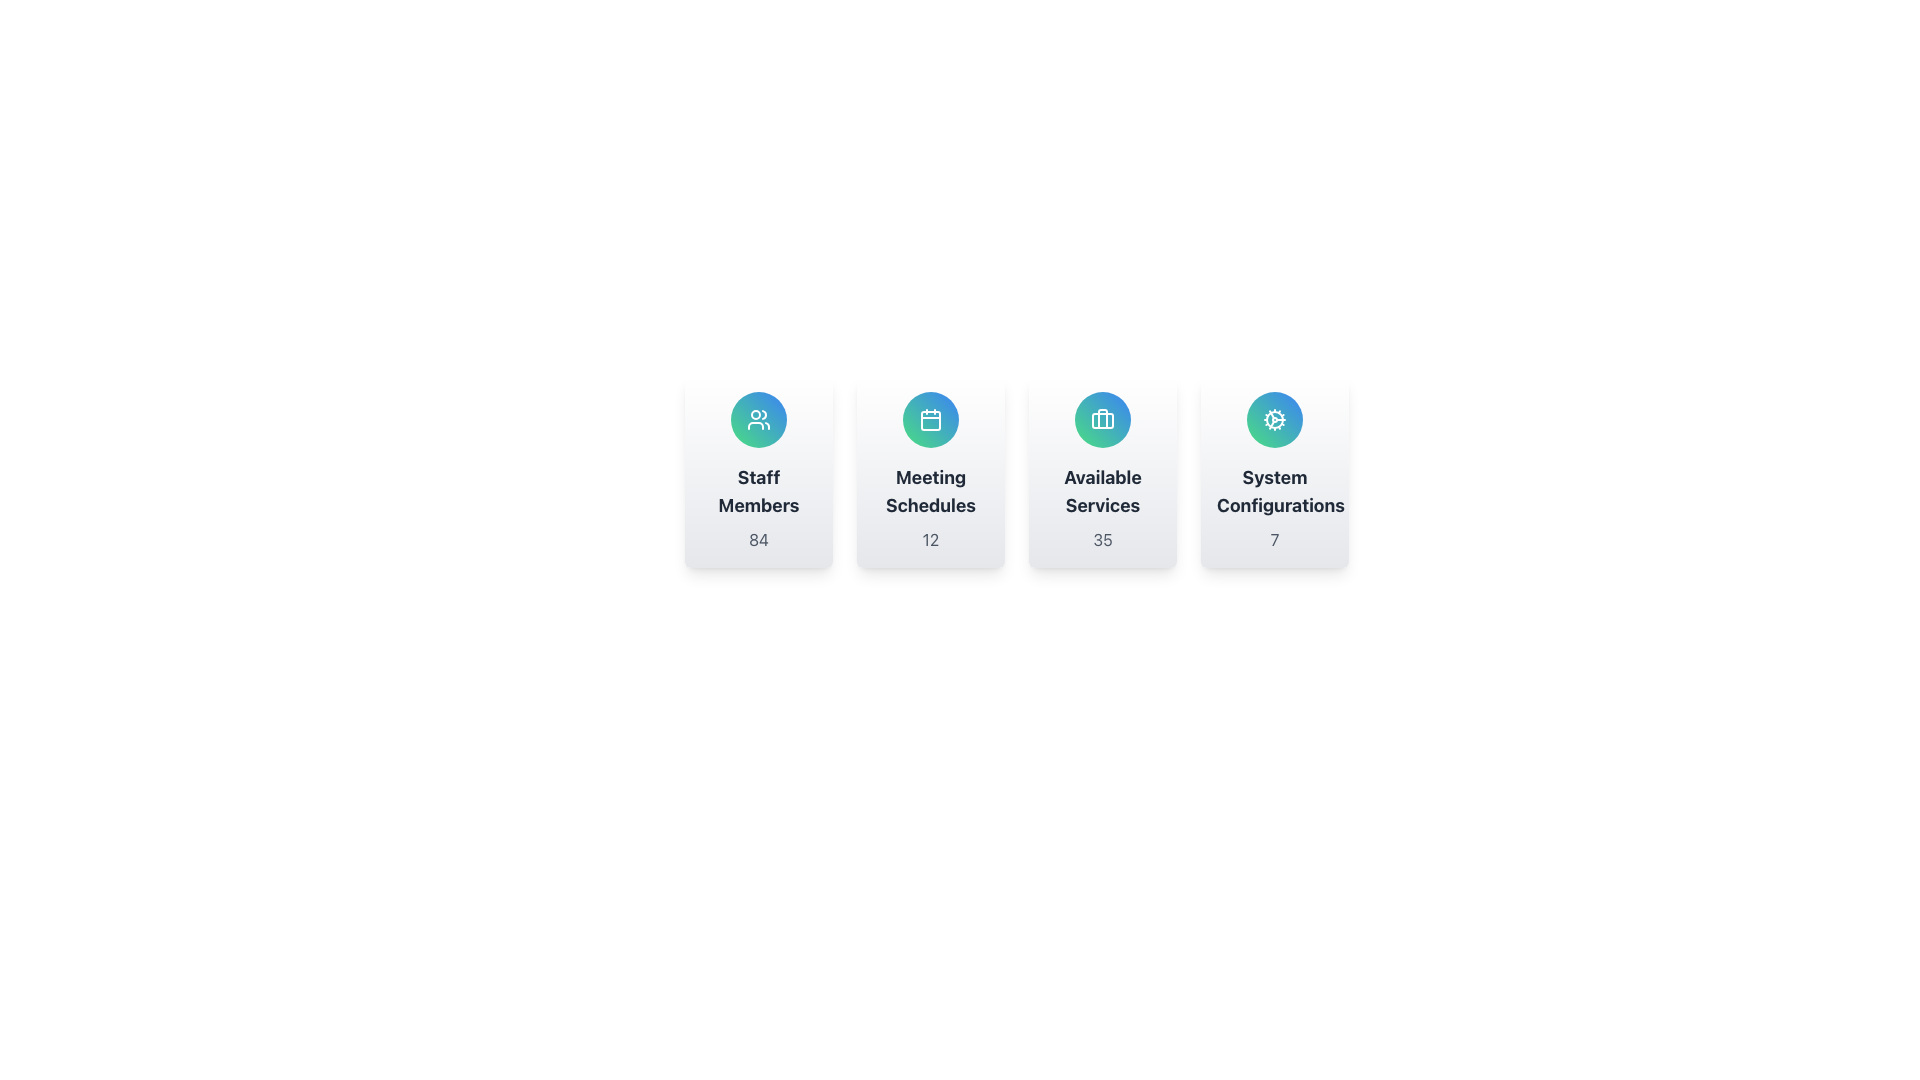 This screenshot has height=1080, width=1920. I want to click on the icon button representing the 'Available Services' section, located above the text 'Available Services' and the number '35' in the card layout, so click(1102, 419).